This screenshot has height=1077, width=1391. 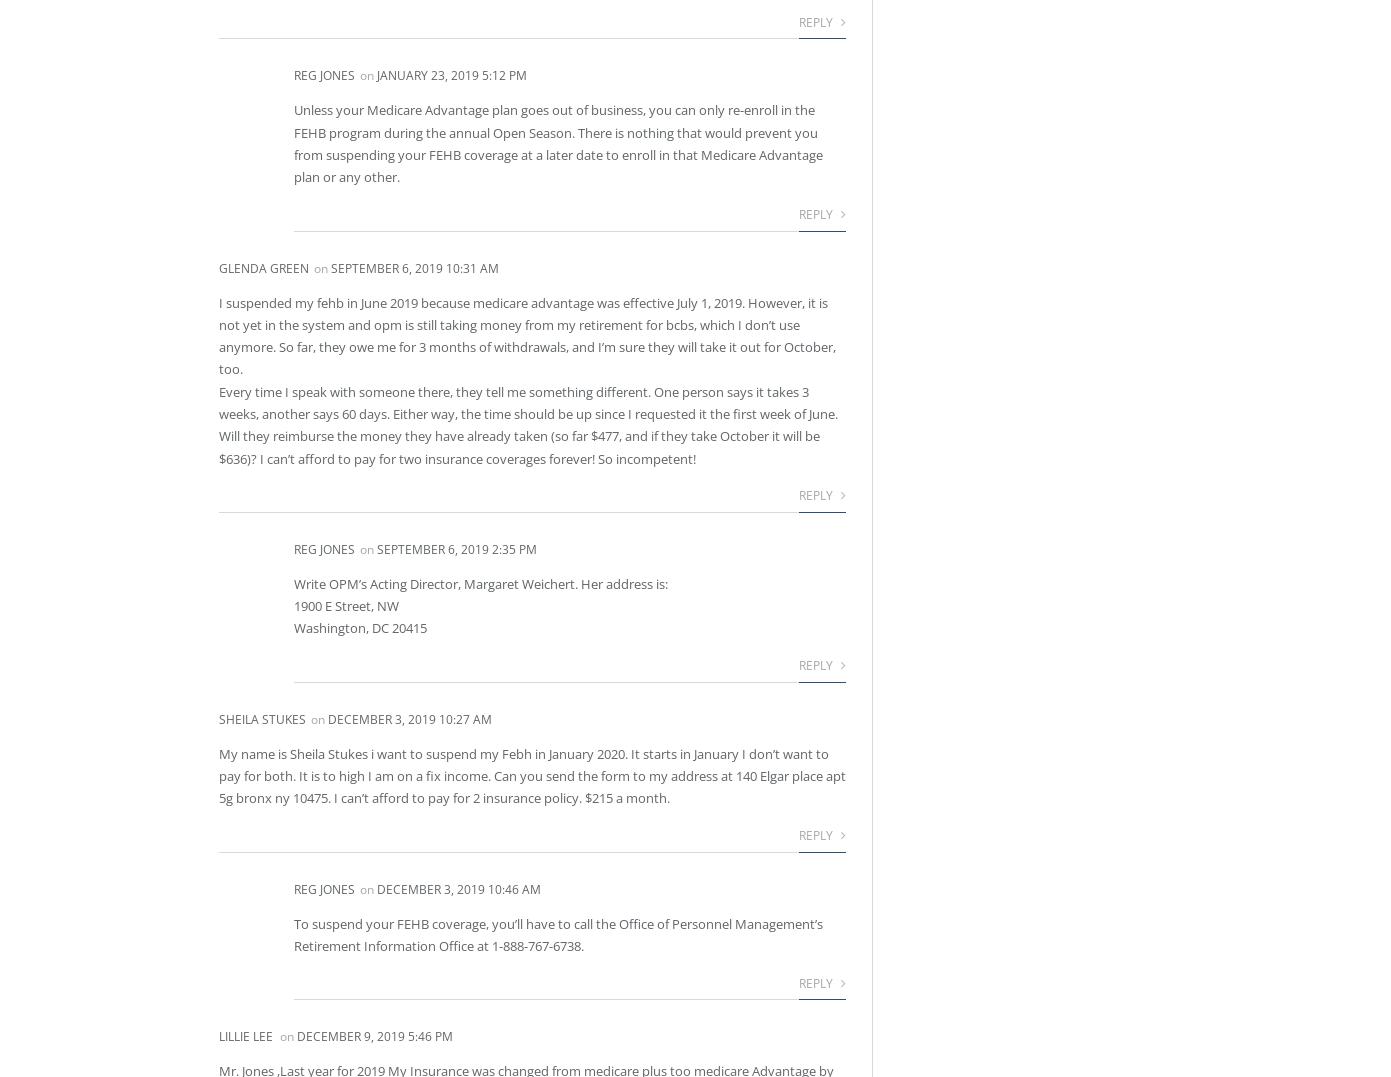 I want to click on 'September 6, 2019 2:35 pm', so click(x=455, y=548).